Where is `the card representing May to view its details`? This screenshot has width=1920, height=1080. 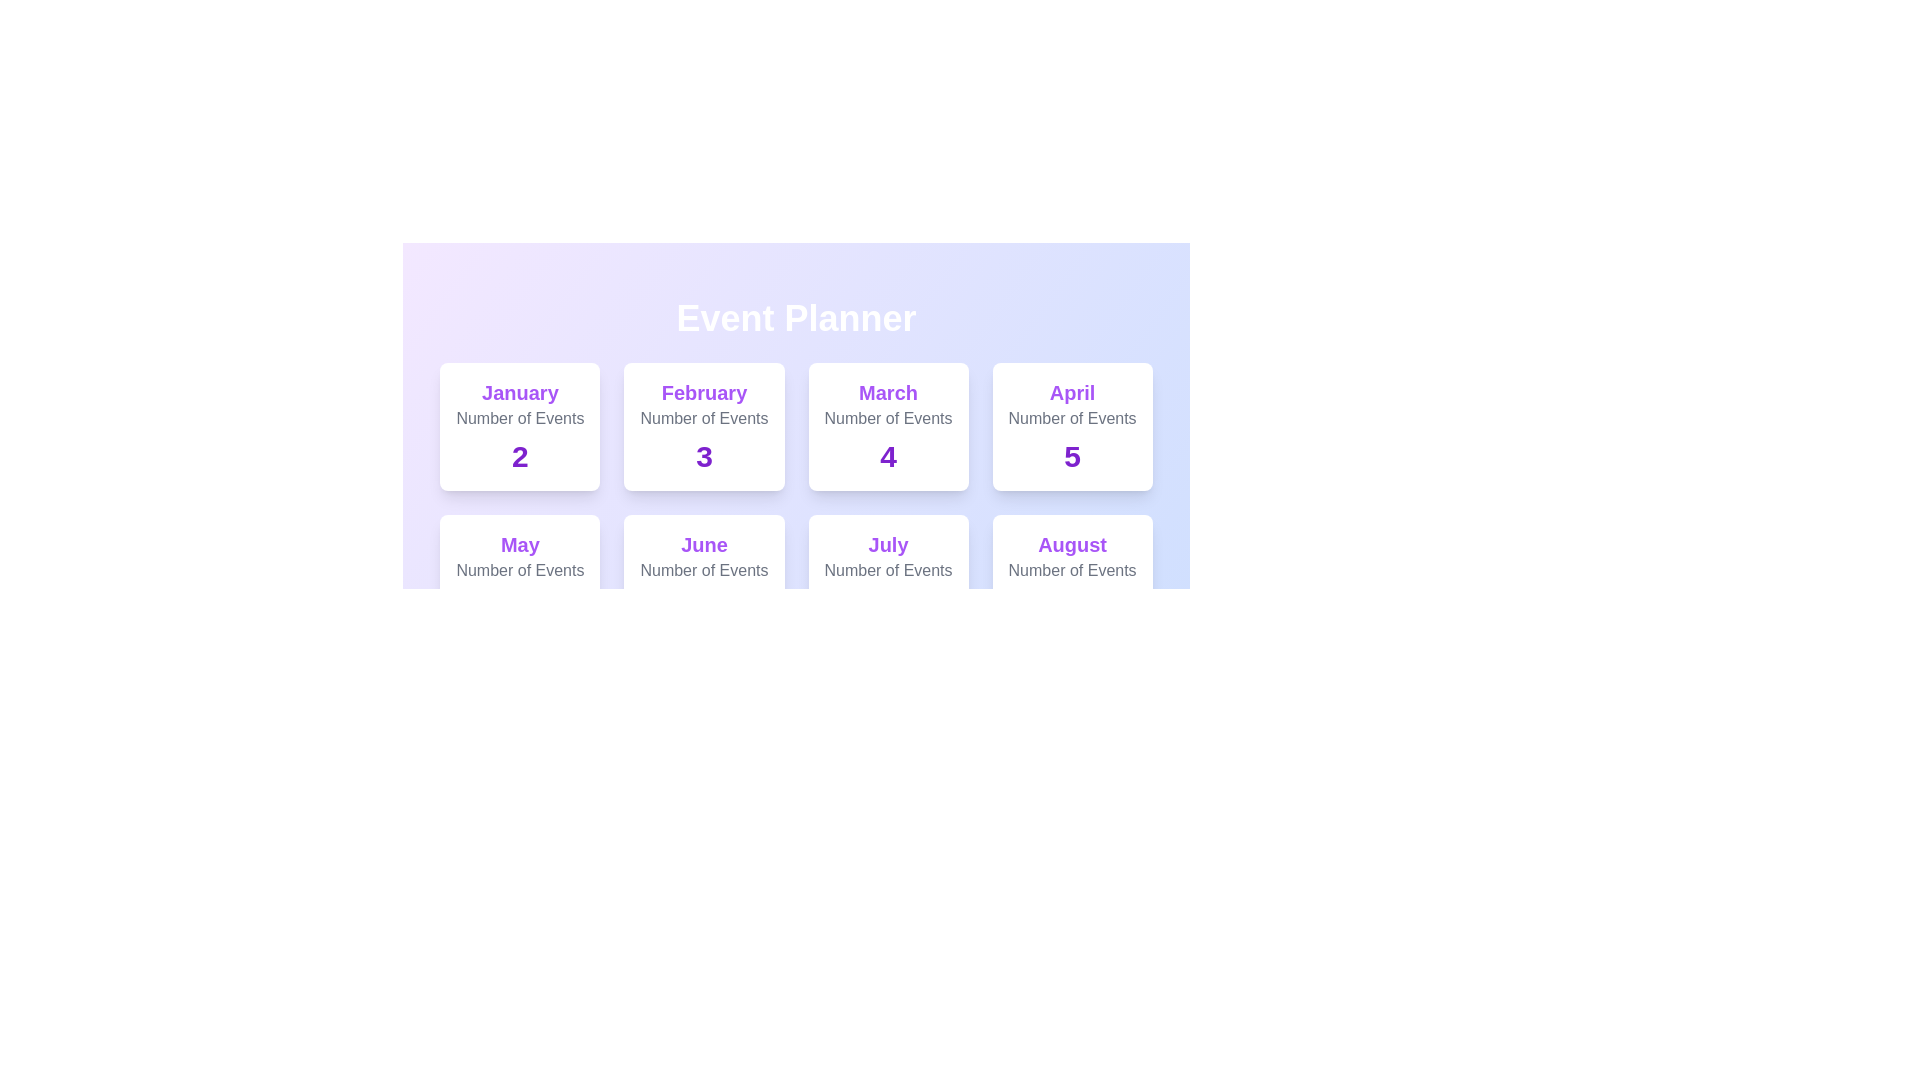 the card representing May to view its details is located at coordinates (519, 578).